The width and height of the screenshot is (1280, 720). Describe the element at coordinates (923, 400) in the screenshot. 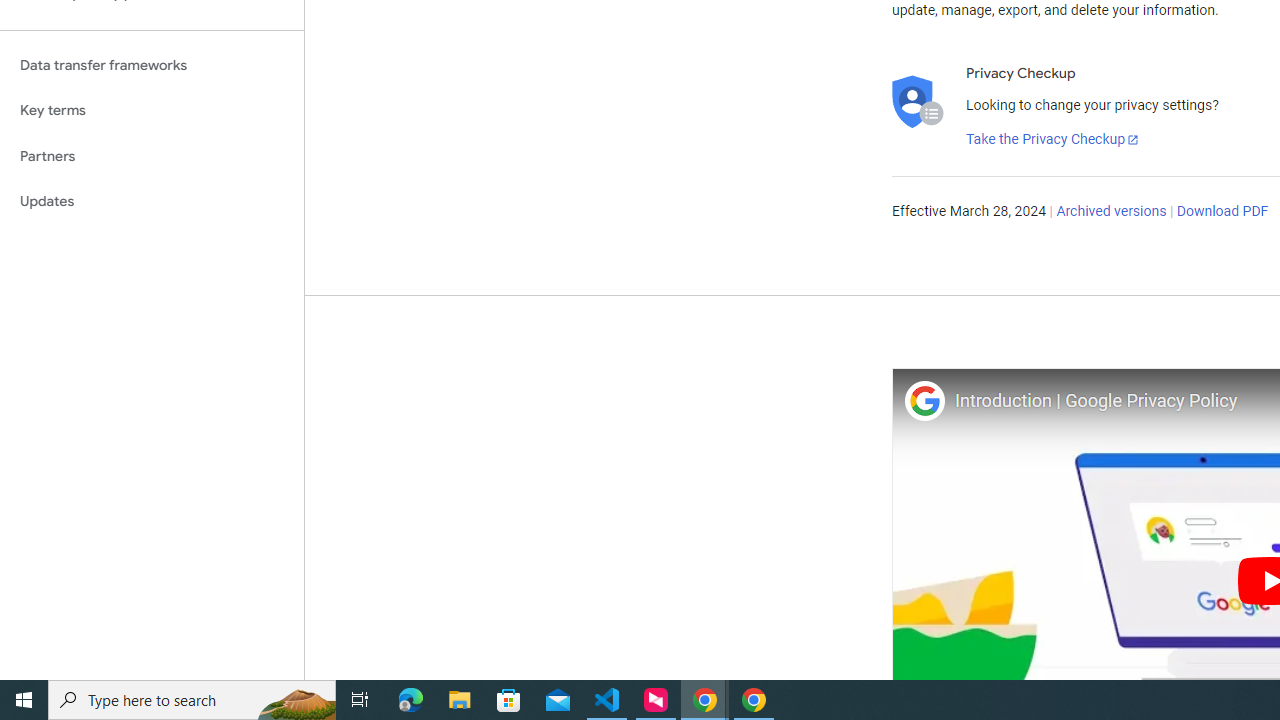

I see `'Photo image of Google'` at that location.